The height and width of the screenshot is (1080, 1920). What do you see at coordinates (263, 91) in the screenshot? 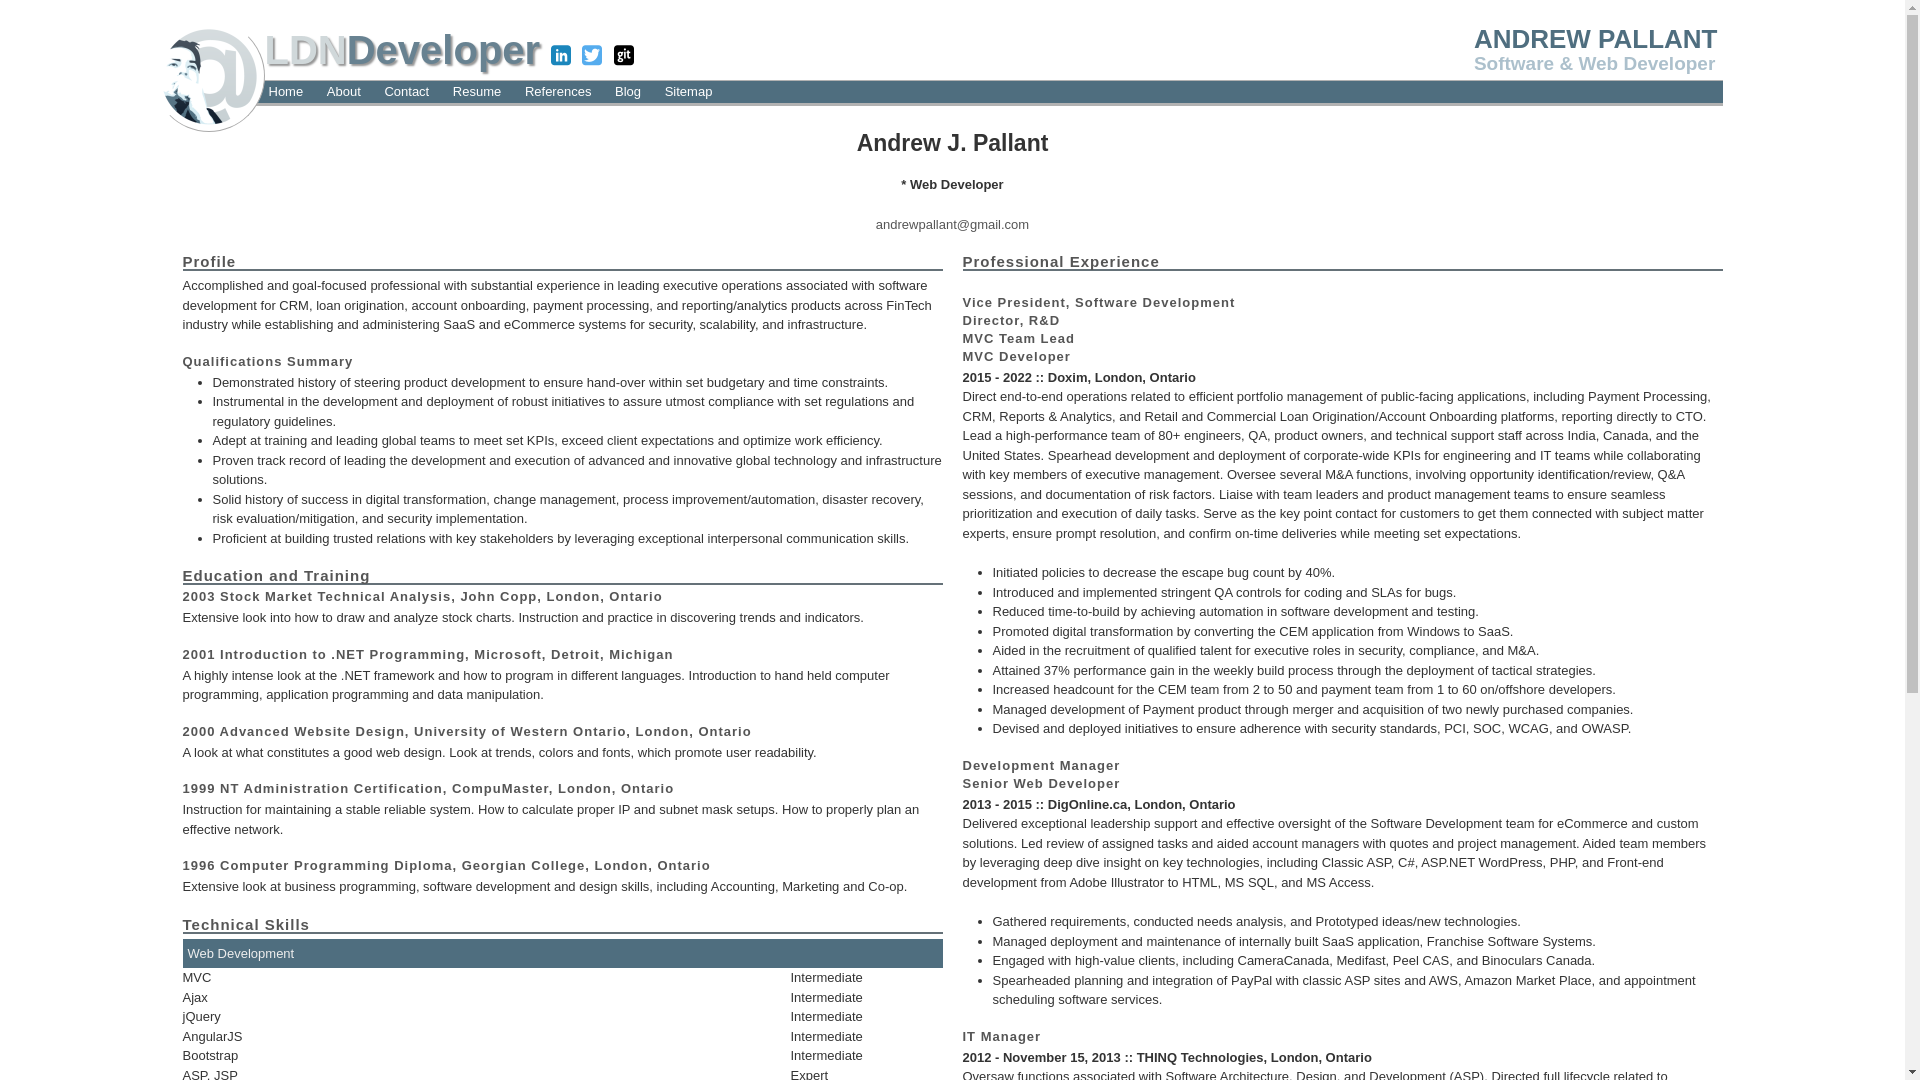
I see `'Home'` at bounding box center [263, 91].